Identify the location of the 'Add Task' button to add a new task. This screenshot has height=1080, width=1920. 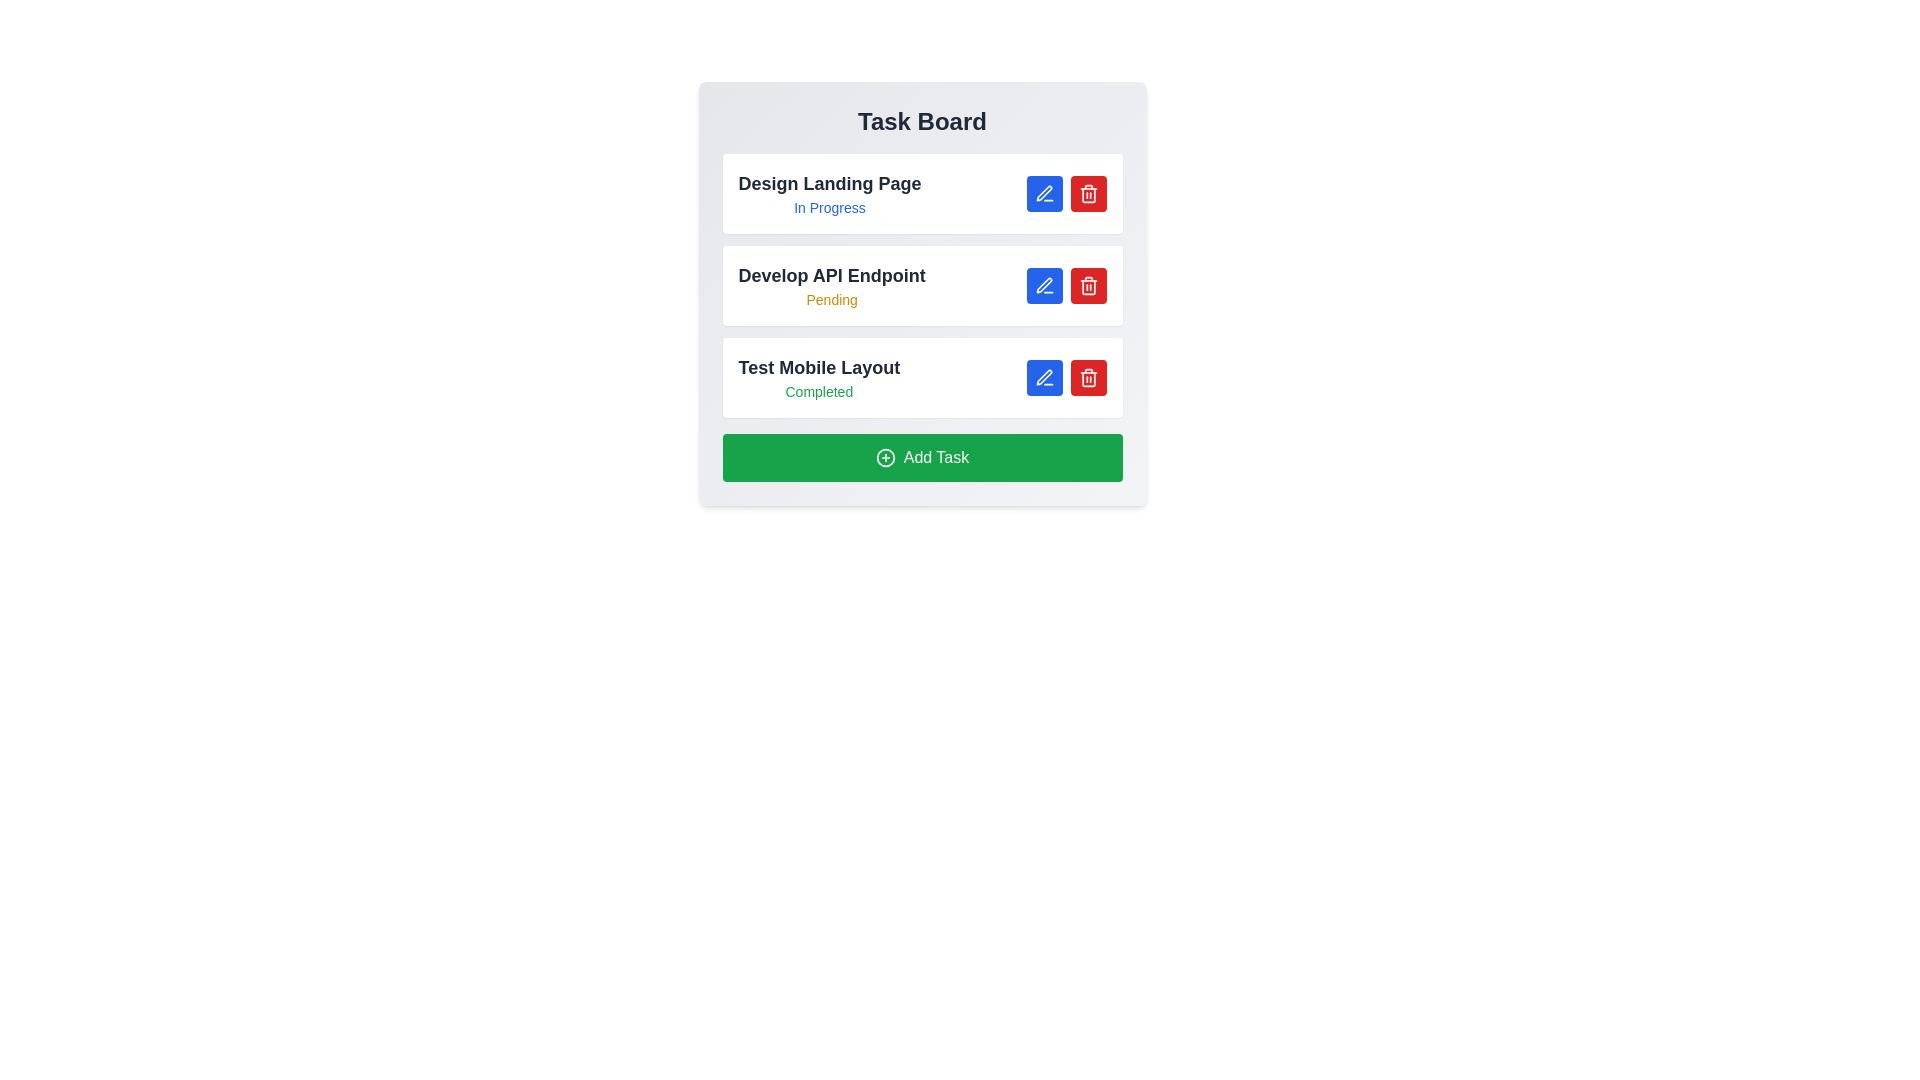
(921, 458).